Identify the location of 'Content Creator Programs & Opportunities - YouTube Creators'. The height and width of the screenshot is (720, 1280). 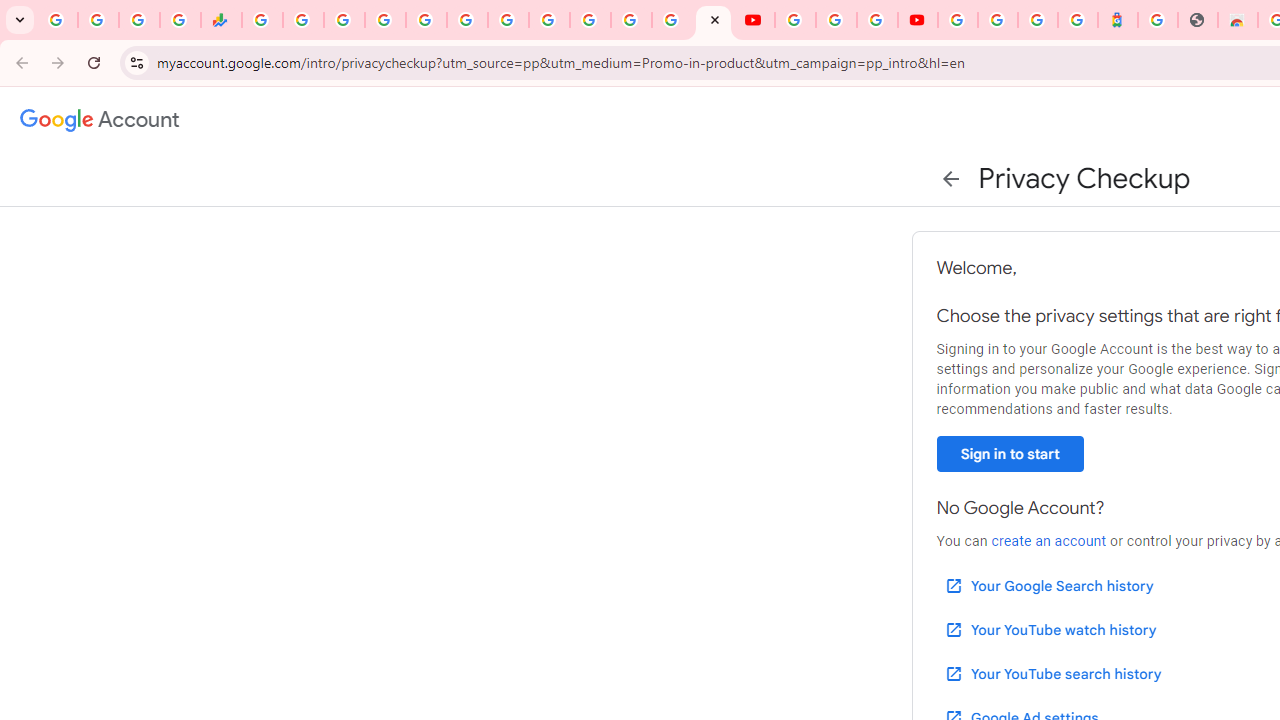
(917, 20).